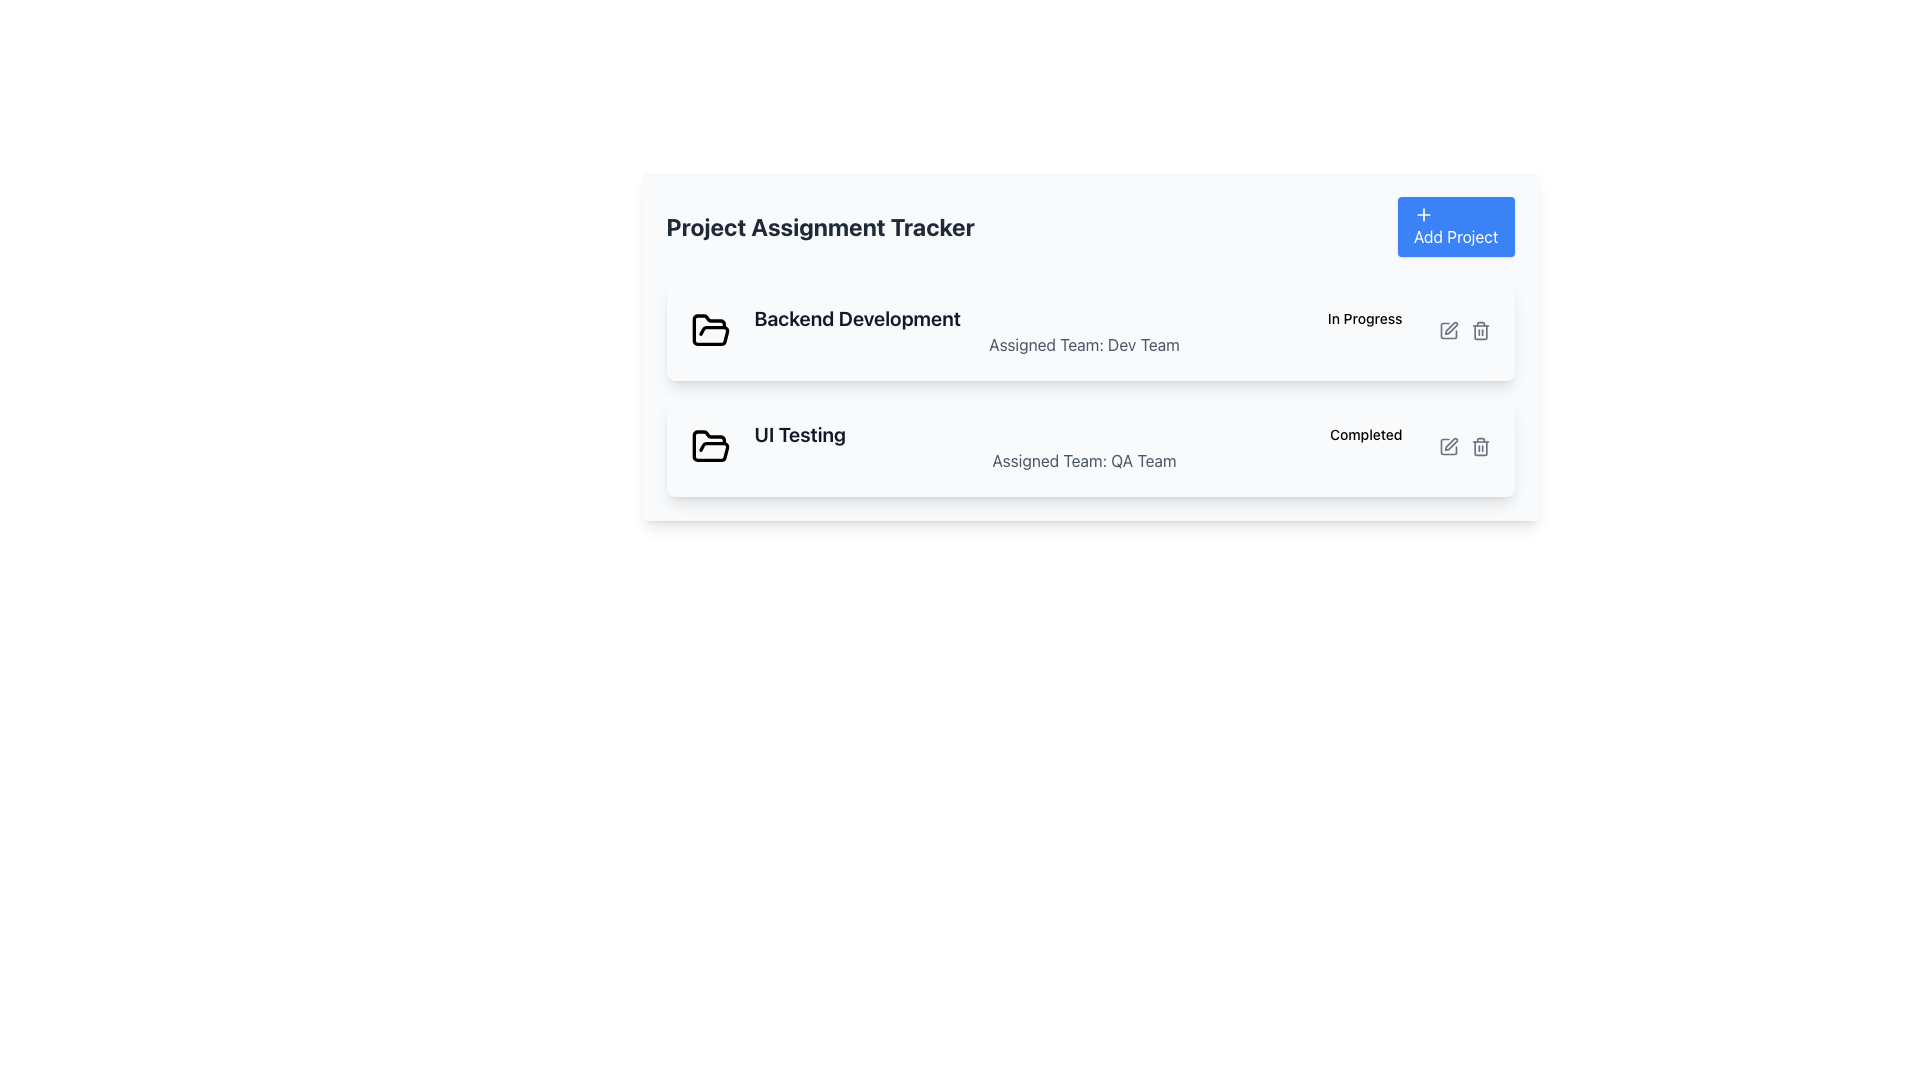 Image resolution: width=1920 pixels, height=1080 pixels. I want to click on the blue rectangular 'Add Project' button with rounded corners that contains white text and a plus icon, located at the top-right corner of the header area for the 'Project Assignment Tracker', so click(1456, 226).